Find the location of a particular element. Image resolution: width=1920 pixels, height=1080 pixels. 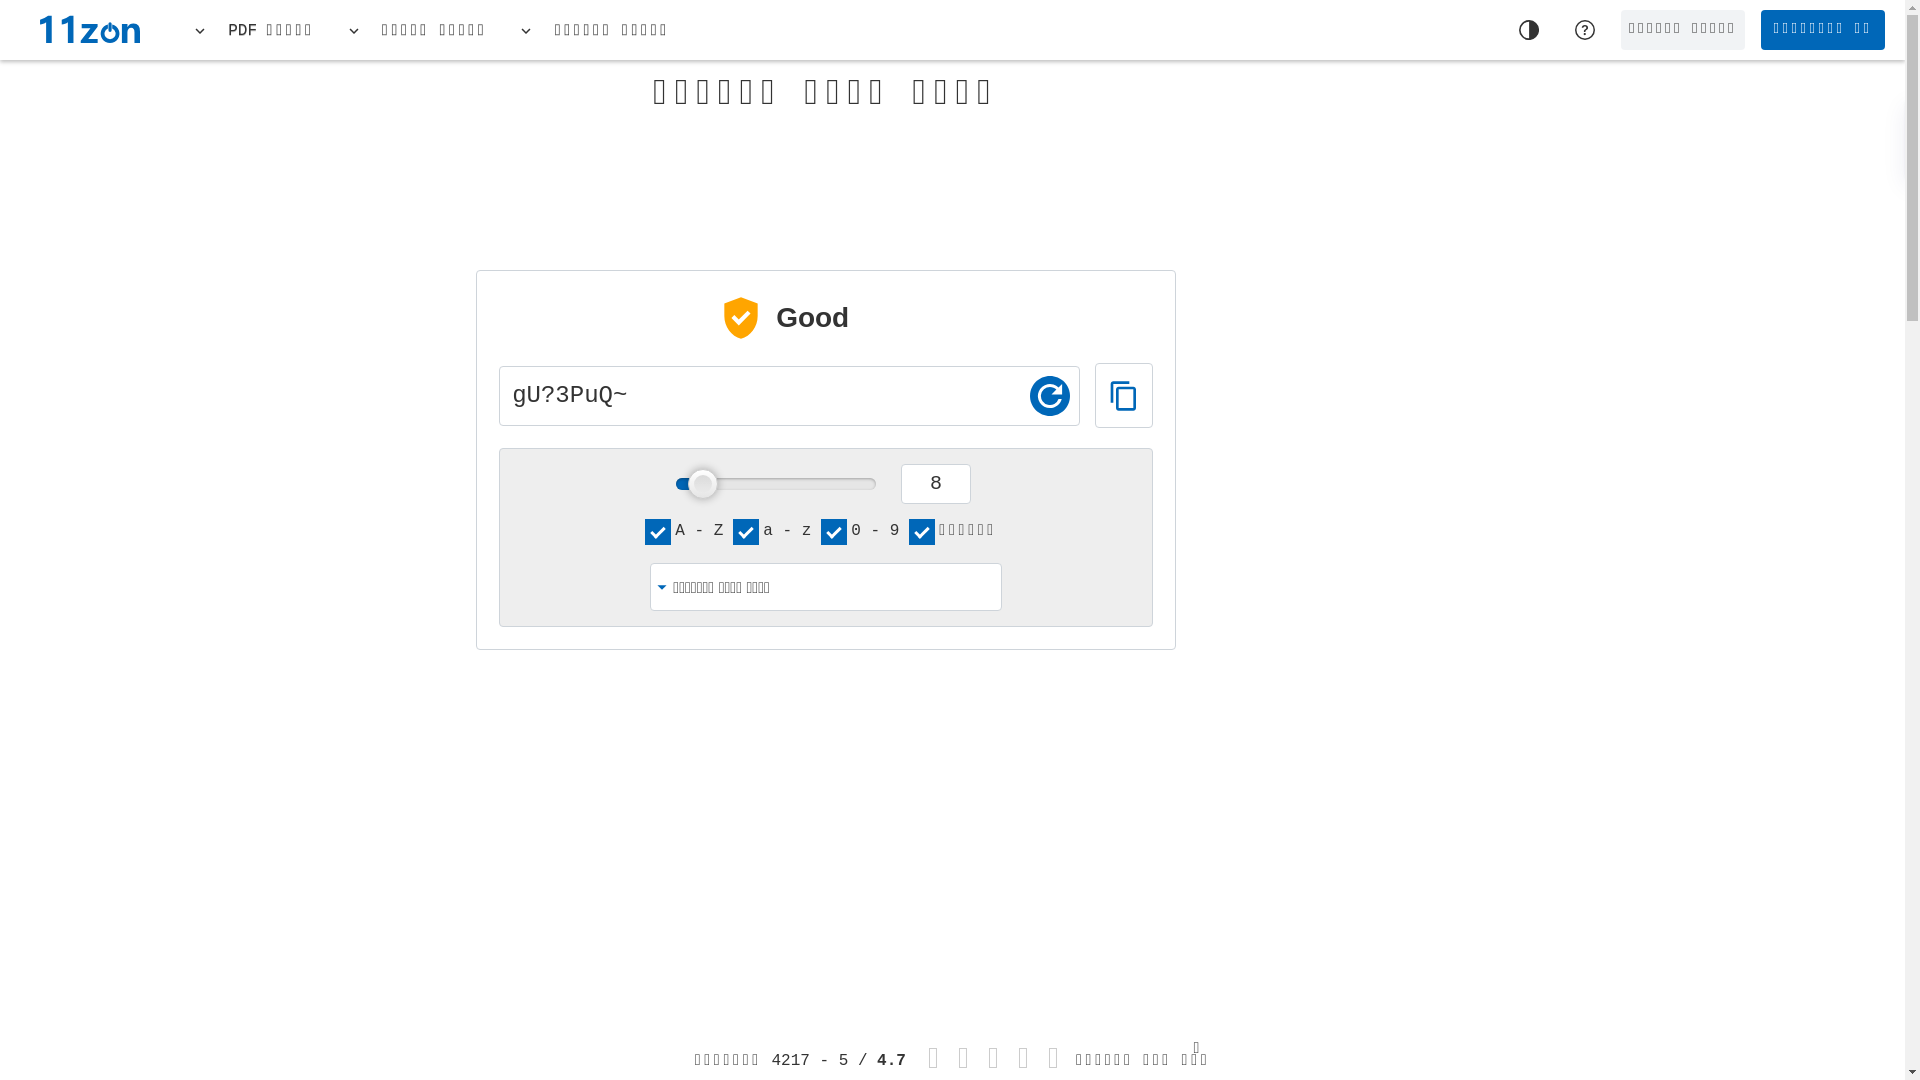

'Refresh' is located at coordinates (1049, 396).